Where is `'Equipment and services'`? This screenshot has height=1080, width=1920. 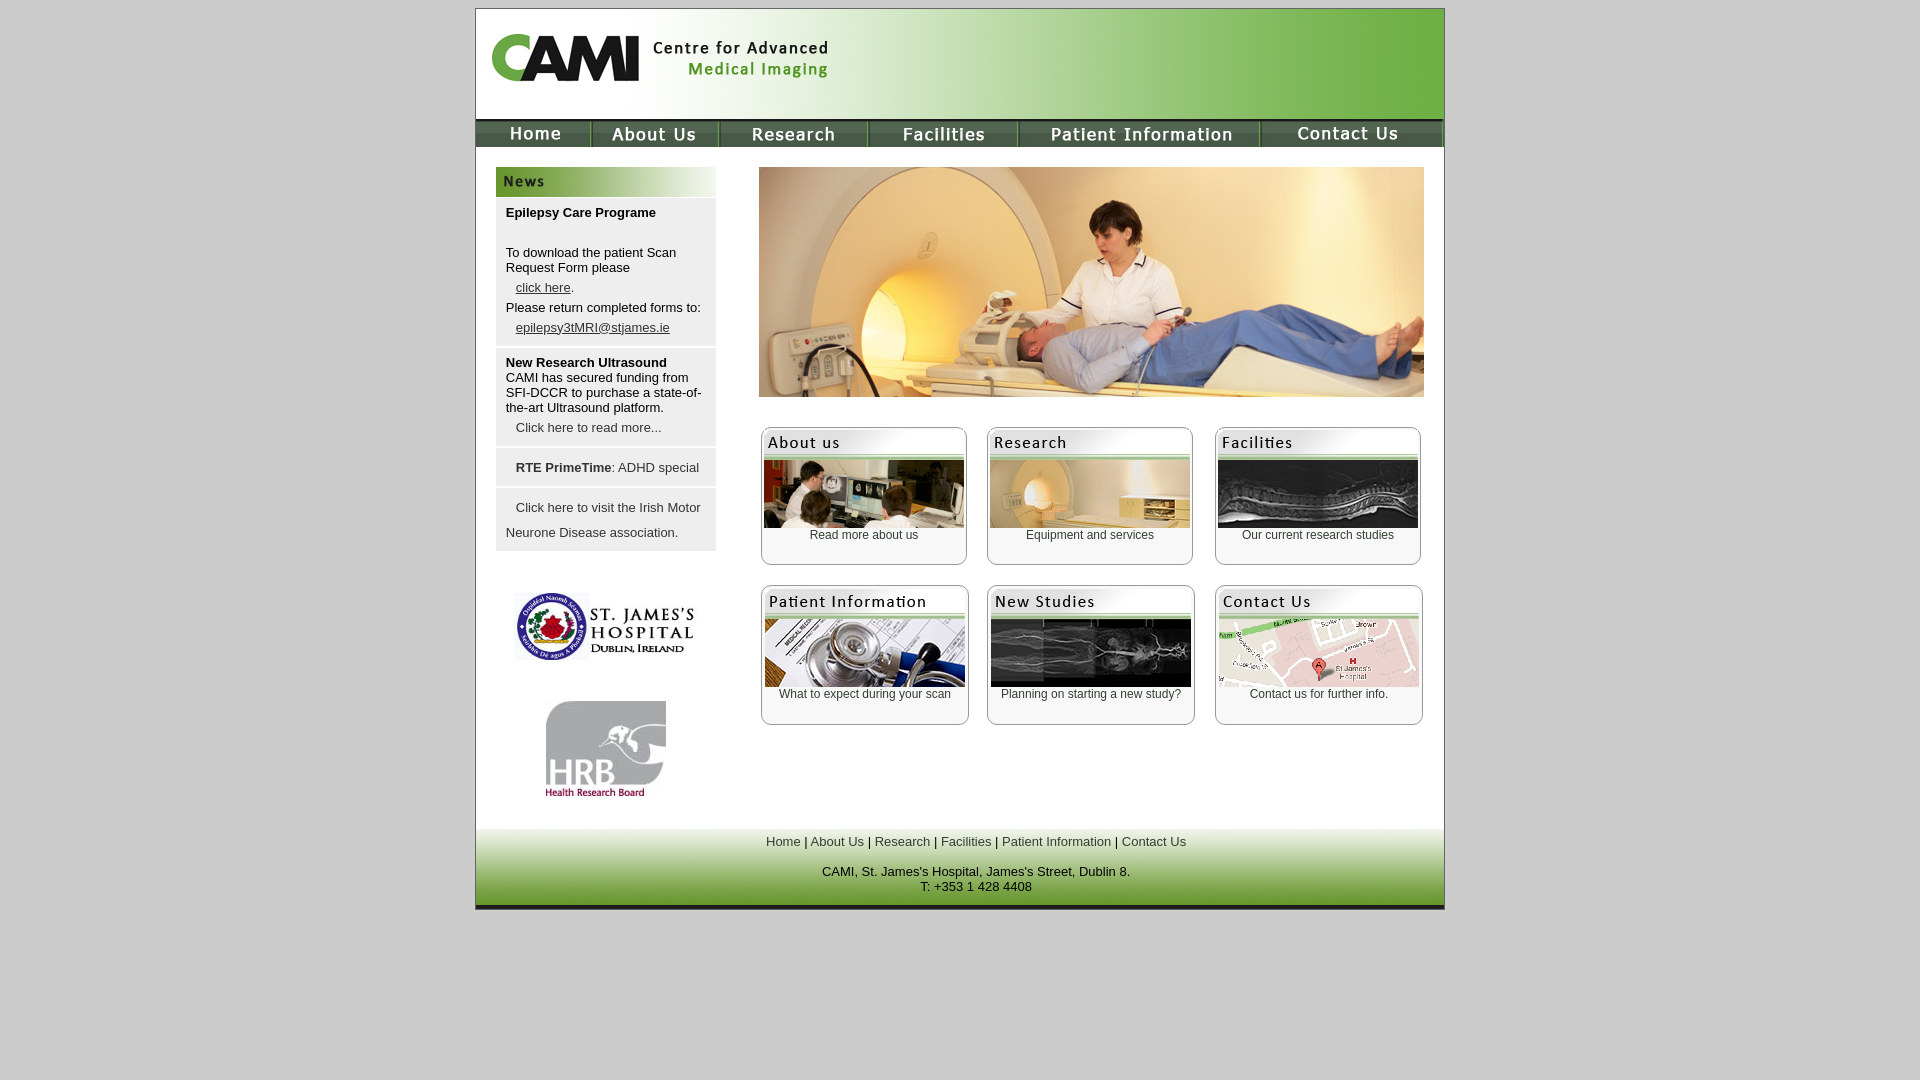
'Equipment and services' is located at coordinates (1088, 534).